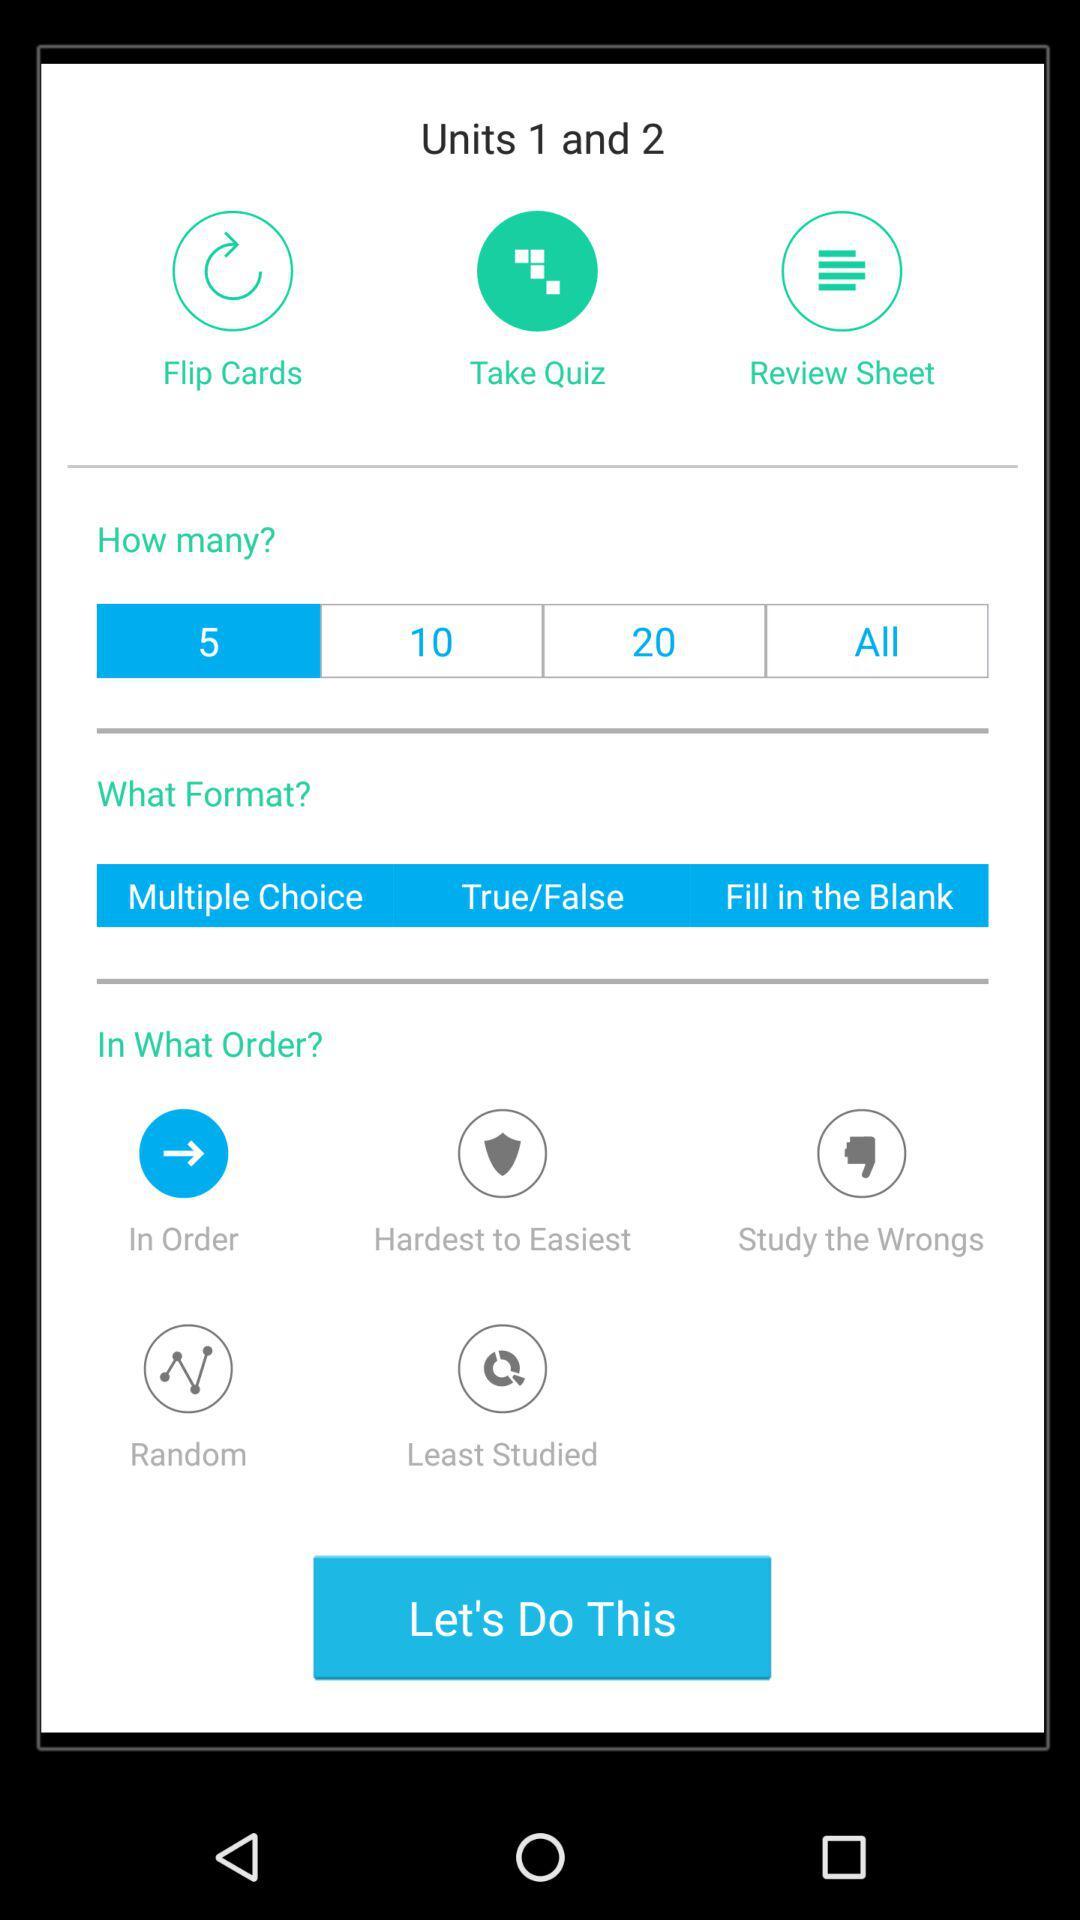  Describe the element at coordinates (188, 1367) in the screenshot. I see `random order` at that location.